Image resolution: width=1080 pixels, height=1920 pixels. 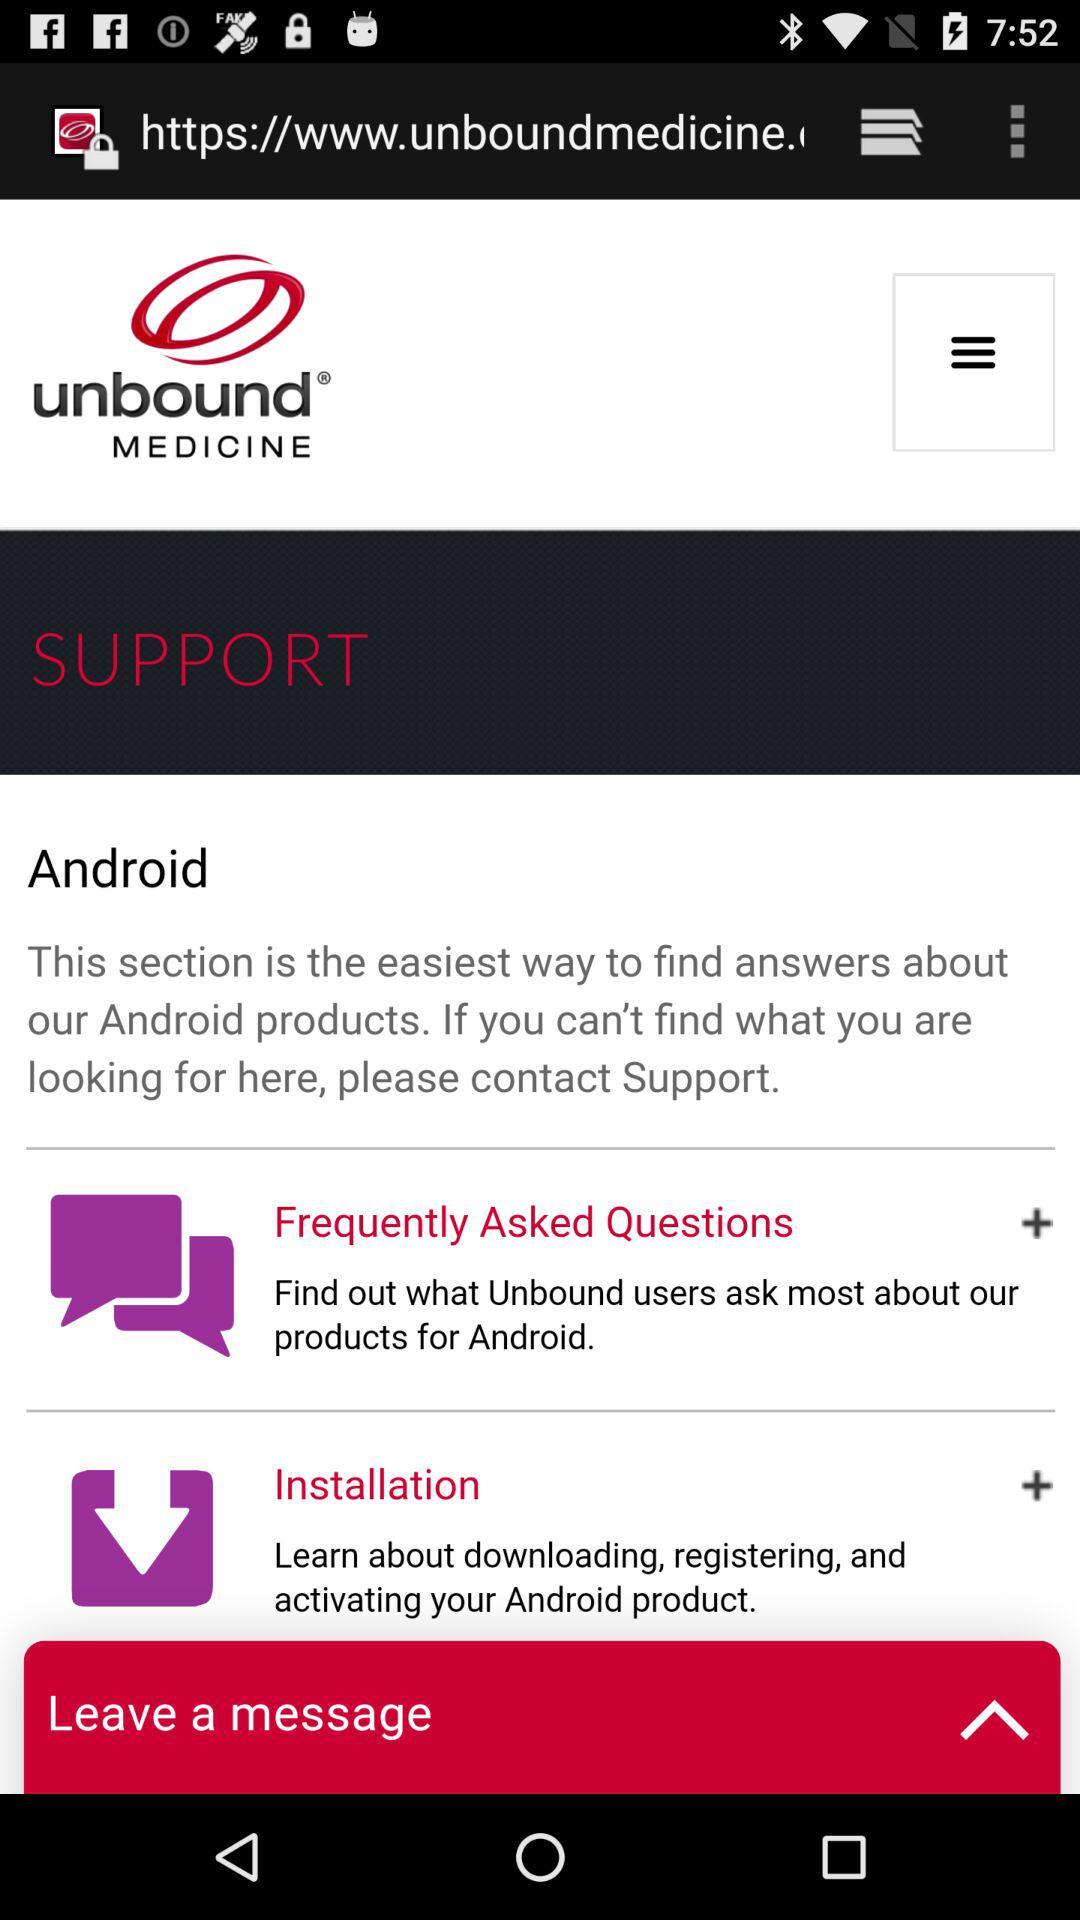 I want to click on the https www unboundmedicine item, so click(x=472, y=130).